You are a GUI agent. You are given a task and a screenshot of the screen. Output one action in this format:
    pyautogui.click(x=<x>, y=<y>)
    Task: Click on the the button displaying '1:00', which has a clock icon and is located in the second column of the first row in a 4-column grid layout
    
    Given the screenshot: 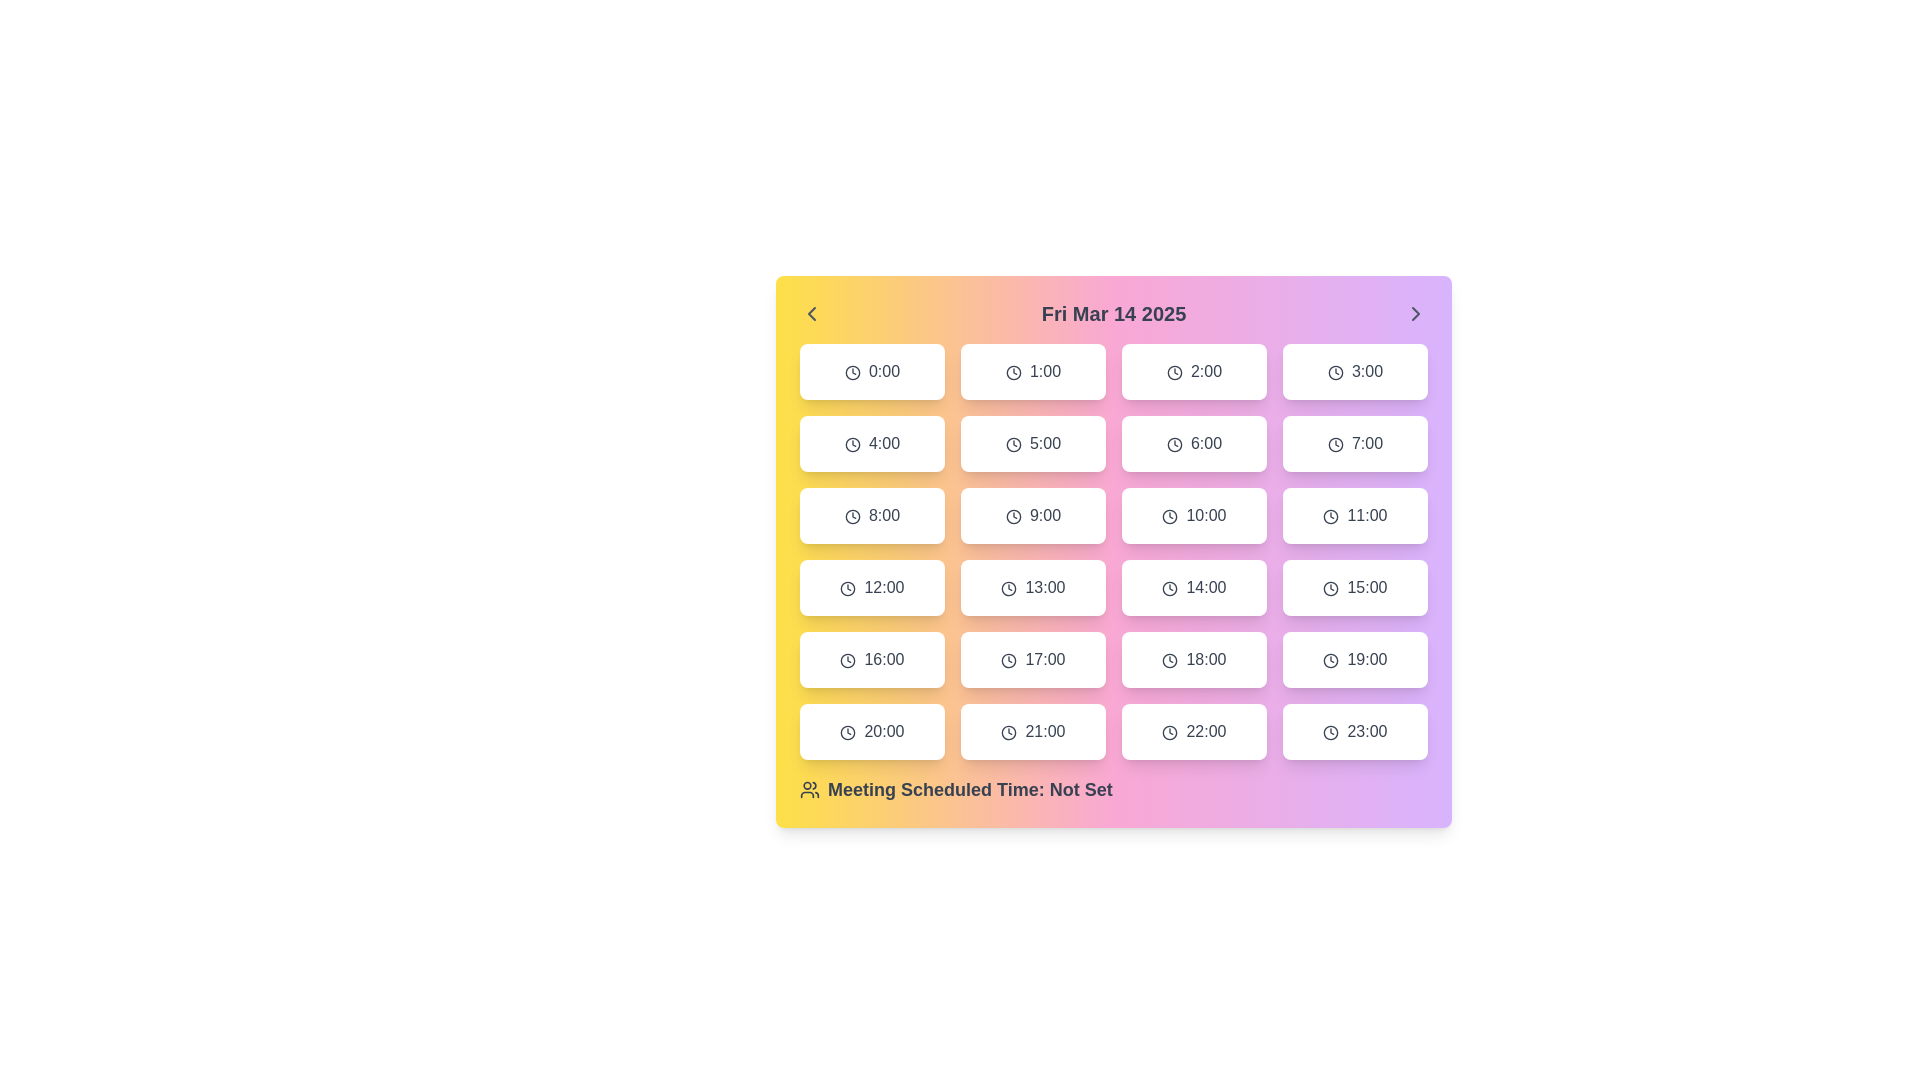 What is the action you would take?
    pyautogui.click(x=1033, y=371)
    